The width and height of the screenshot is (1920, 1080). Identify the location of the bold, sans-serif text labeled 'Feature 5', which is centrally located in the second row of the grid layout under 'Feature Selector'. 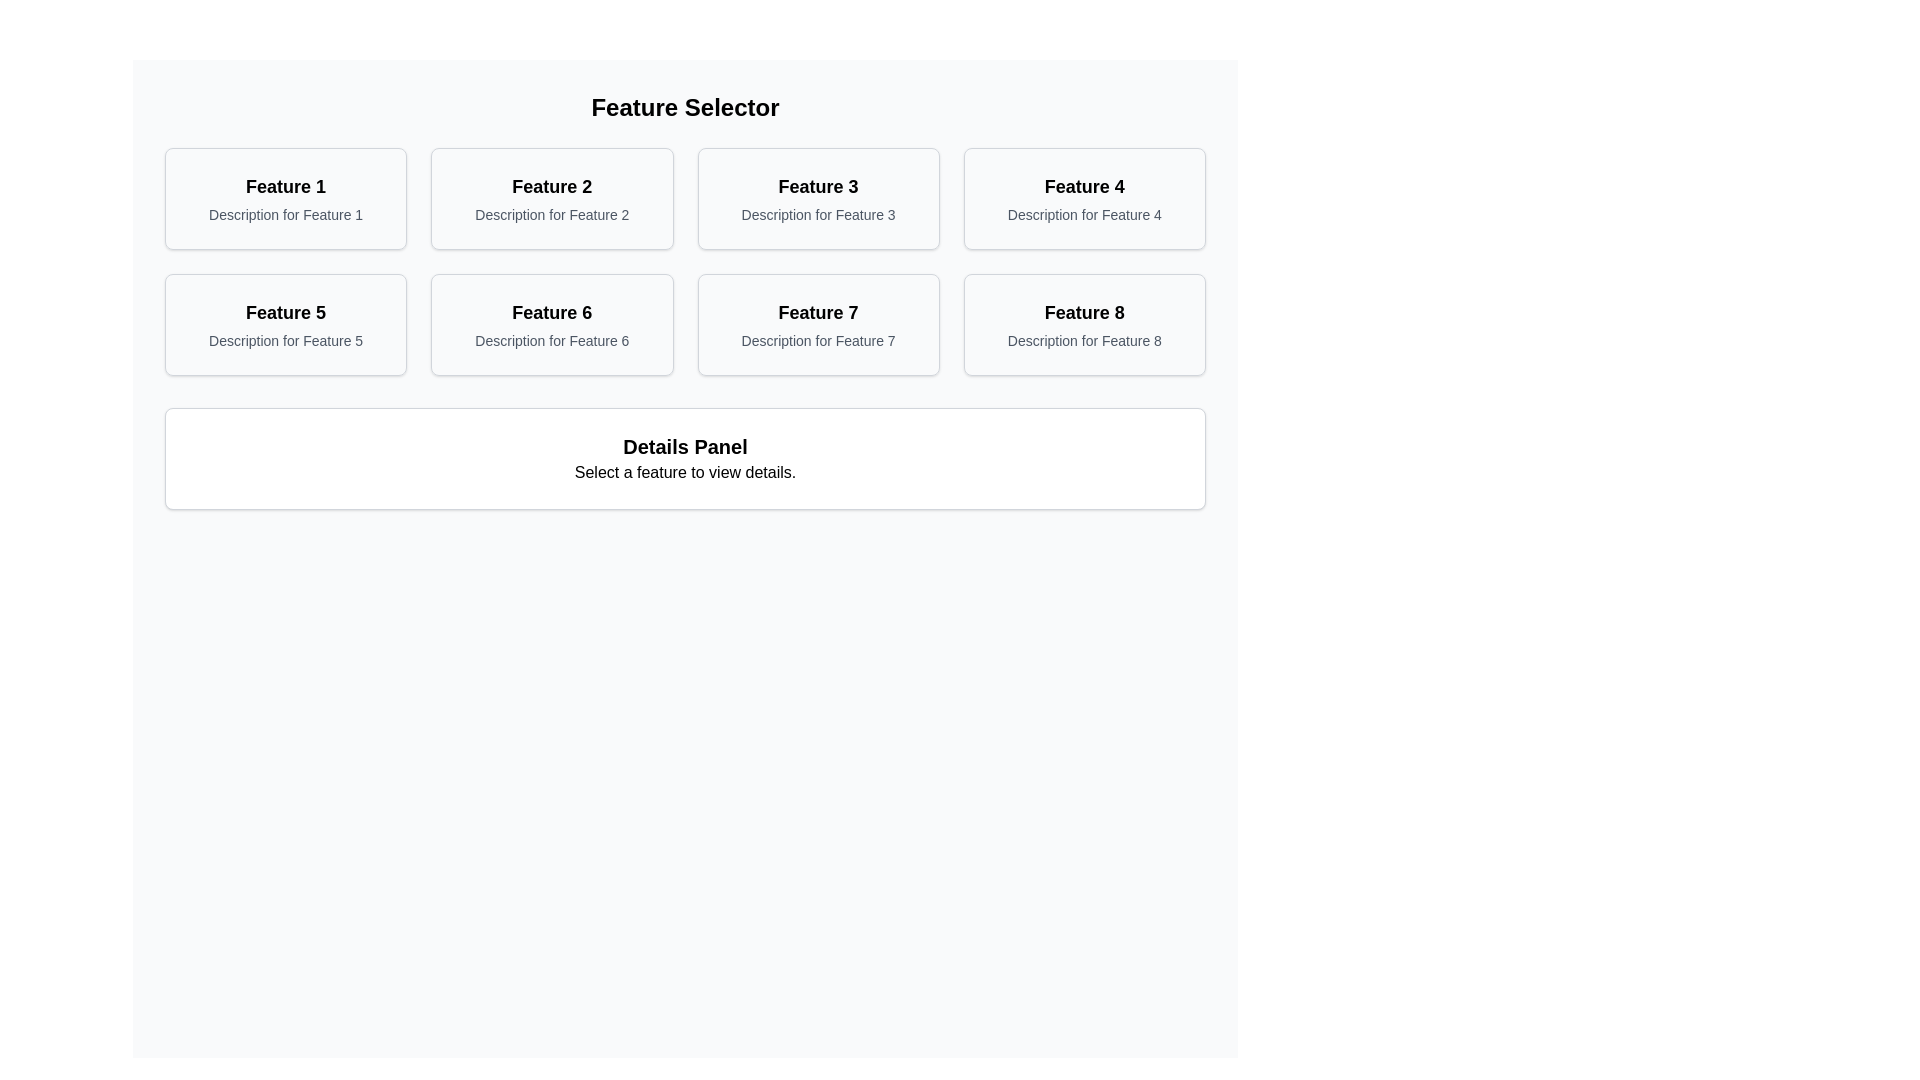
(285, 312).